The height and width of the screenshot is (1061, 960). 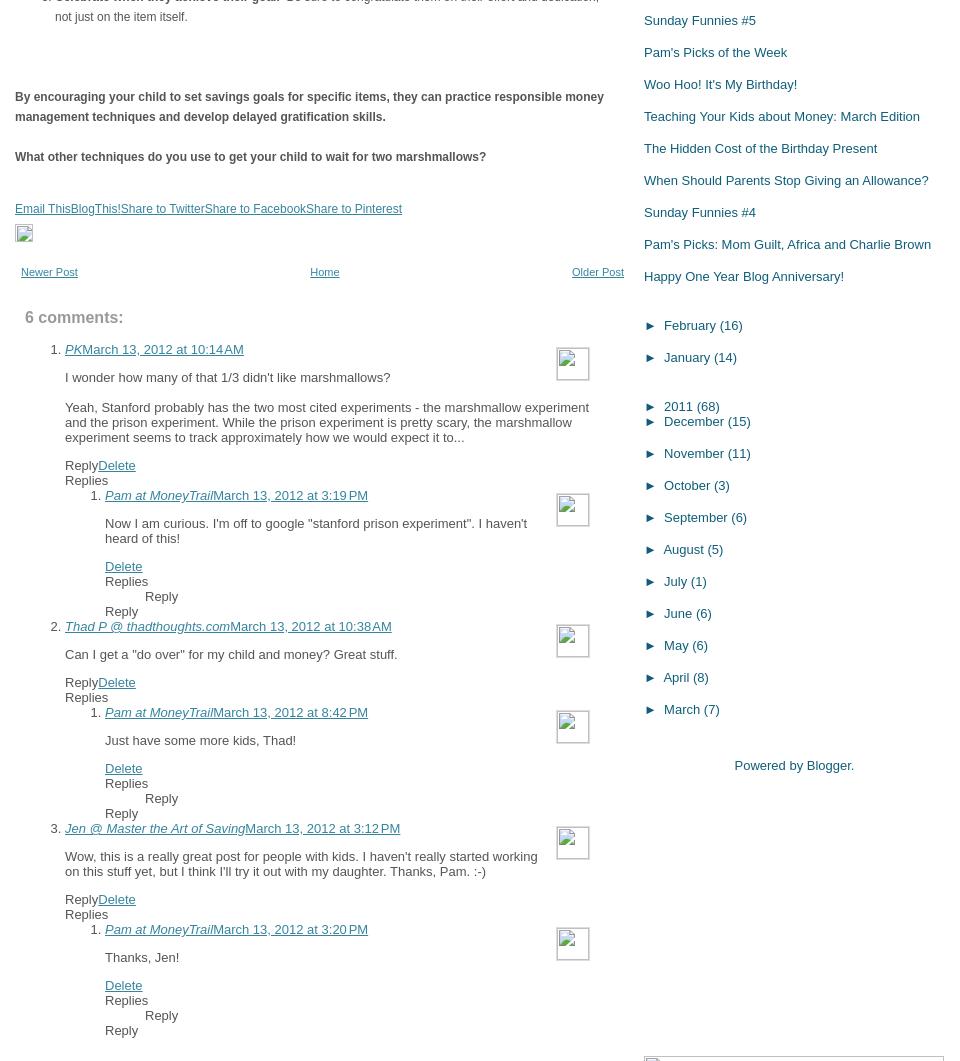 I want to click on 'Pam's Picks:  Mom Guilt, Africa and Charlie Brown', so click(x=787, y=242).